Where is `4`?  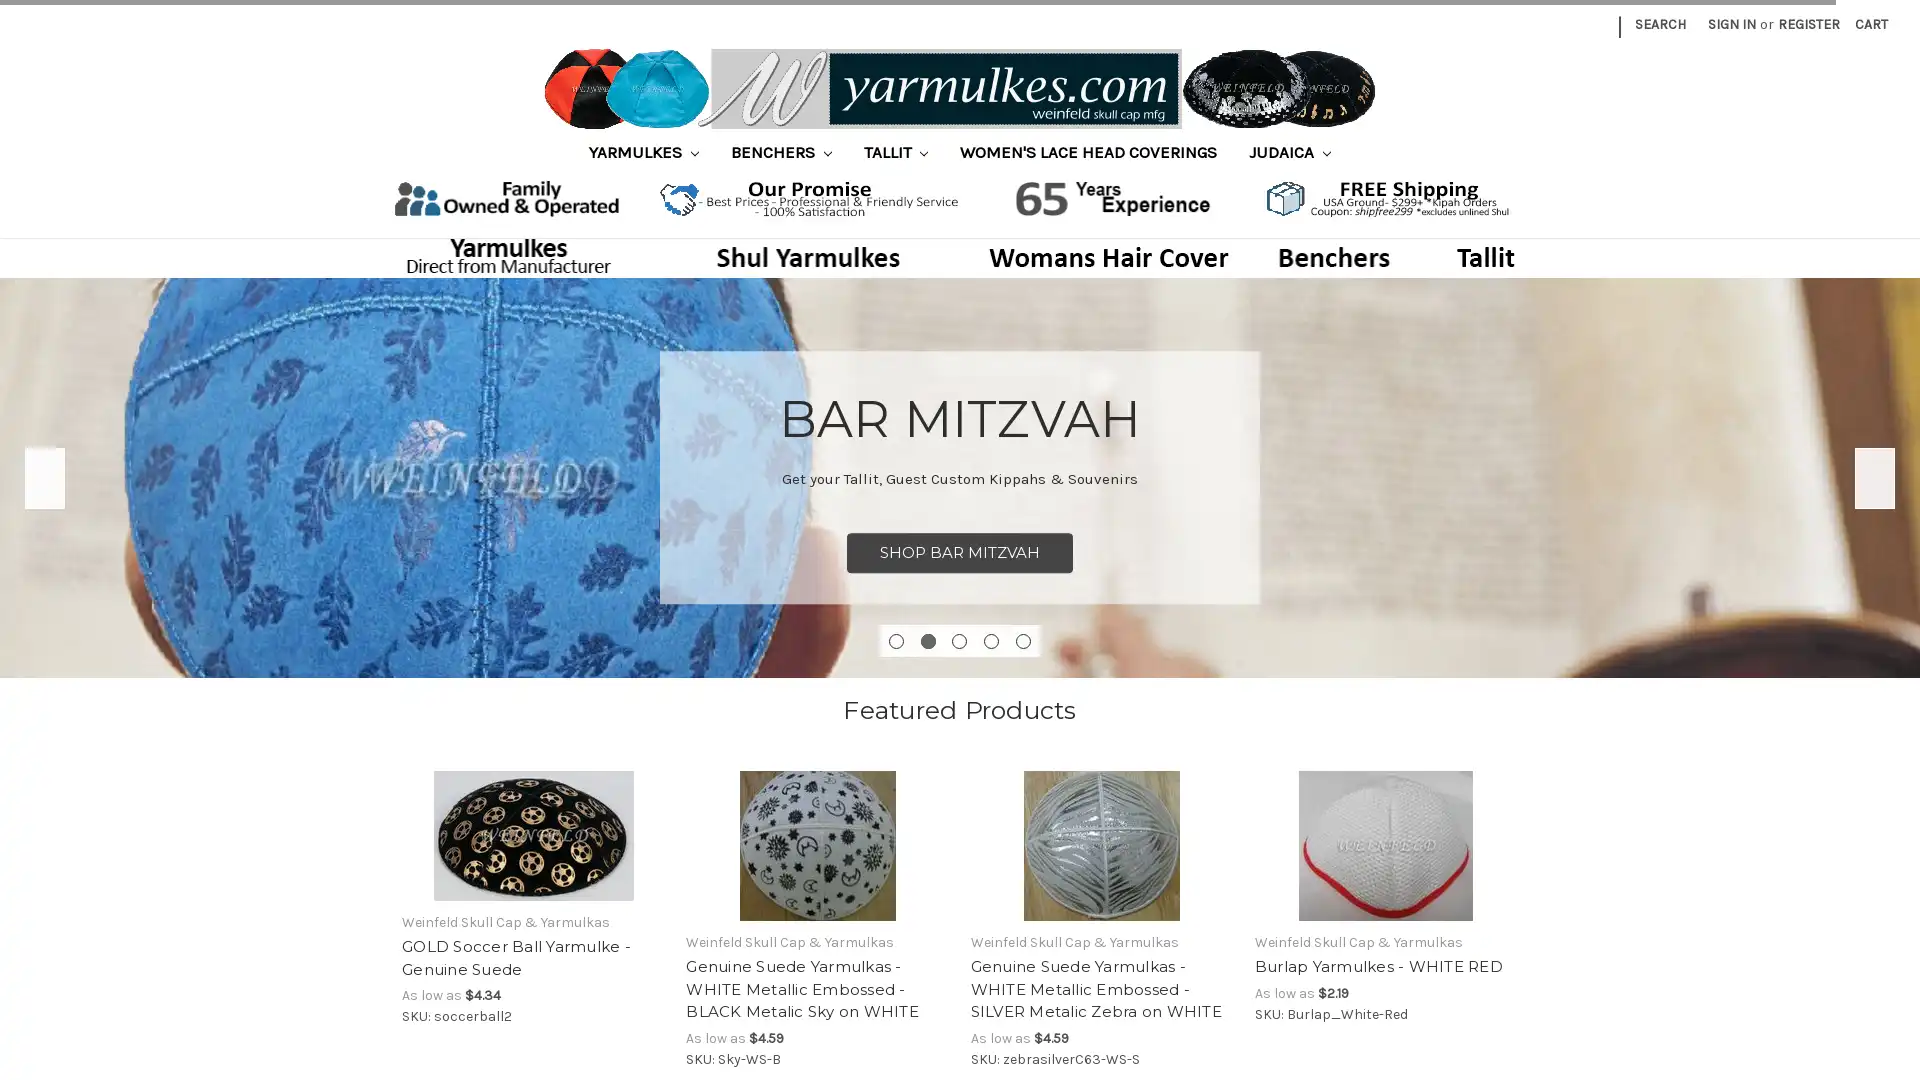 4 is located at coordinates (991, 640).